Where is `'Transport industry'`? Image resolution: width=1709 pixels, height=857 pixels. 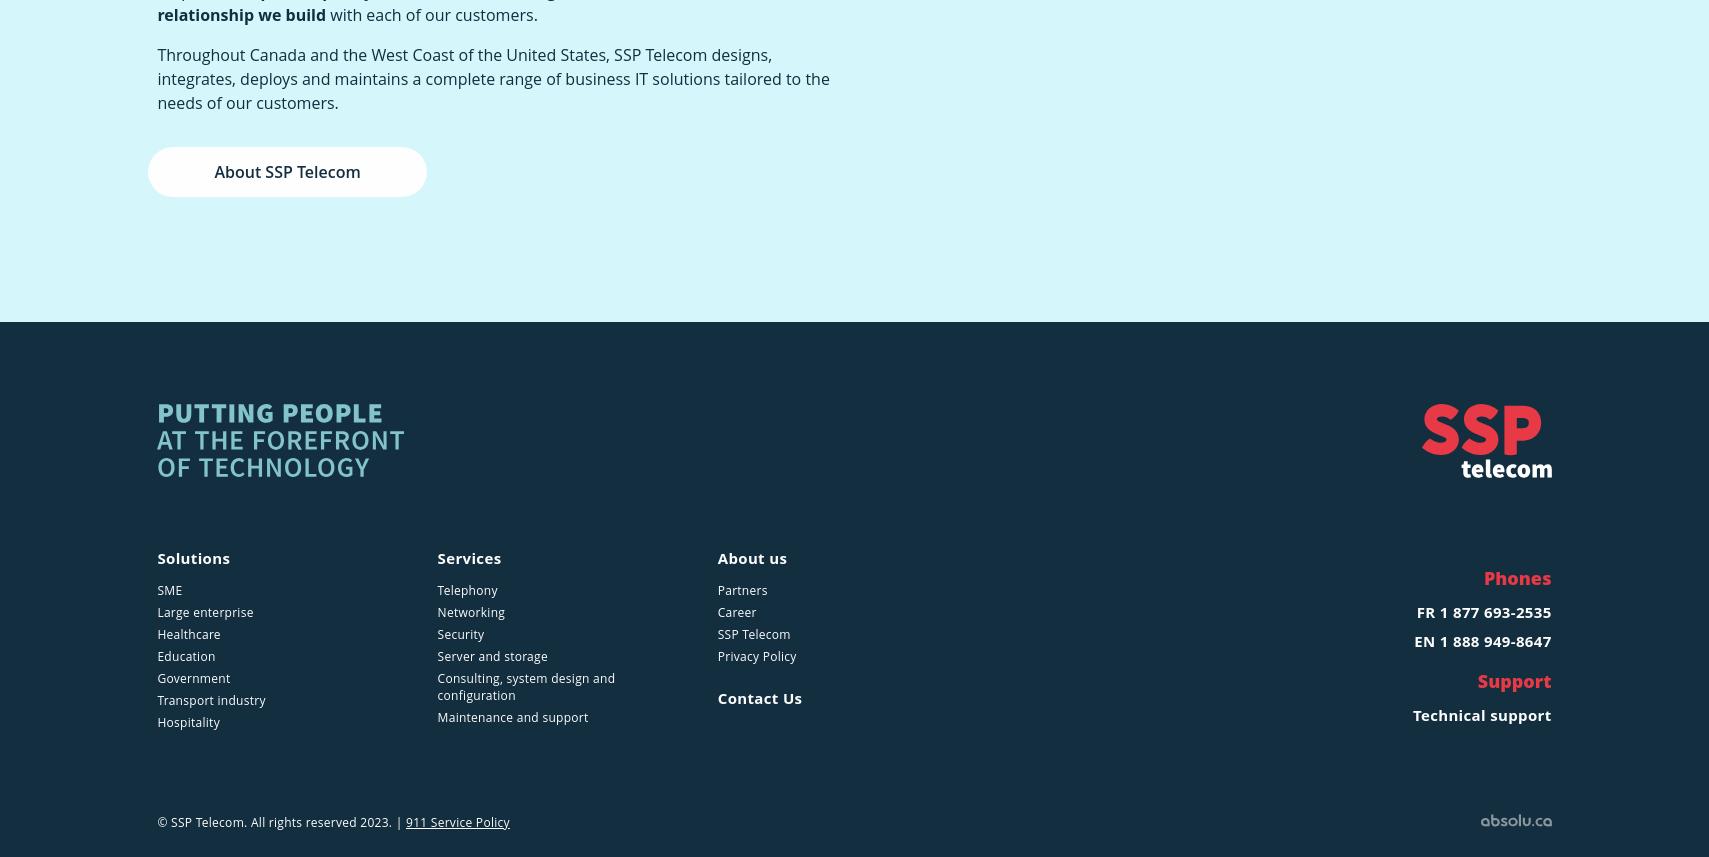
'Transport industry' is located at coordinates (210, 699).